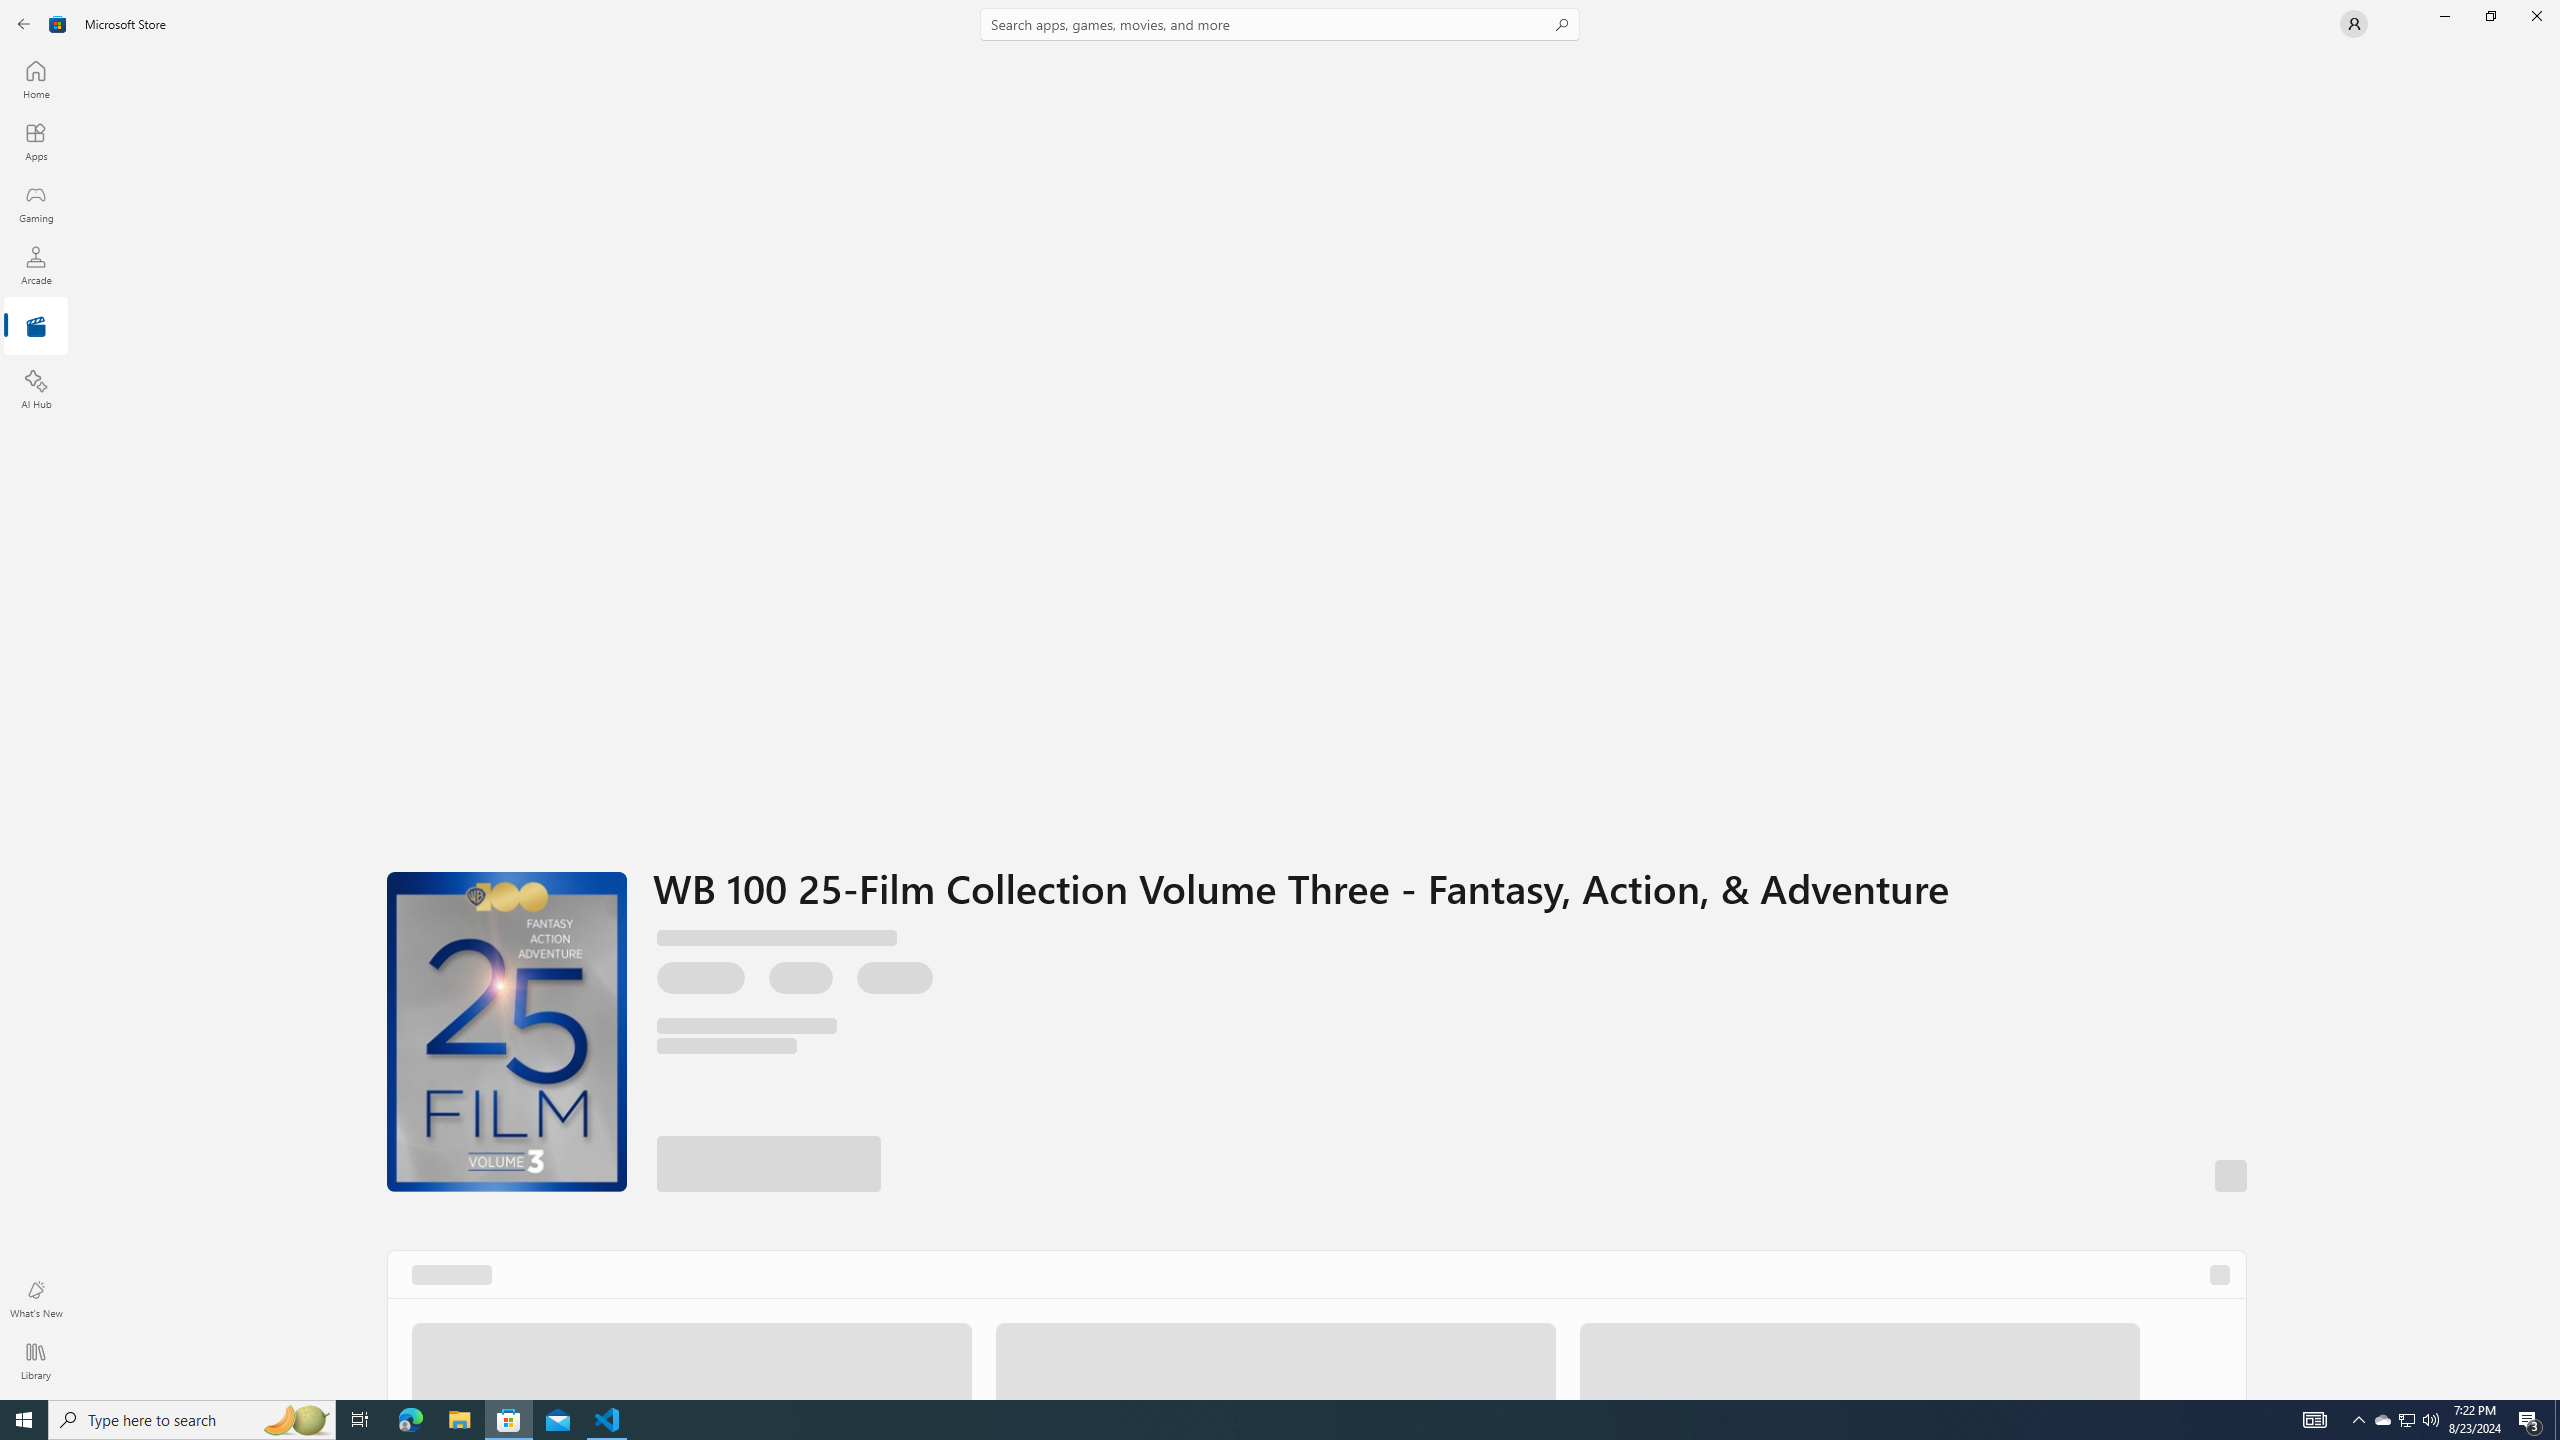 The width and height of the screenshot is (2560, 1440). What do you see at coordinates (34, 78) in the screenshot?
I see `'Home'` at bounding box center [34, 78].